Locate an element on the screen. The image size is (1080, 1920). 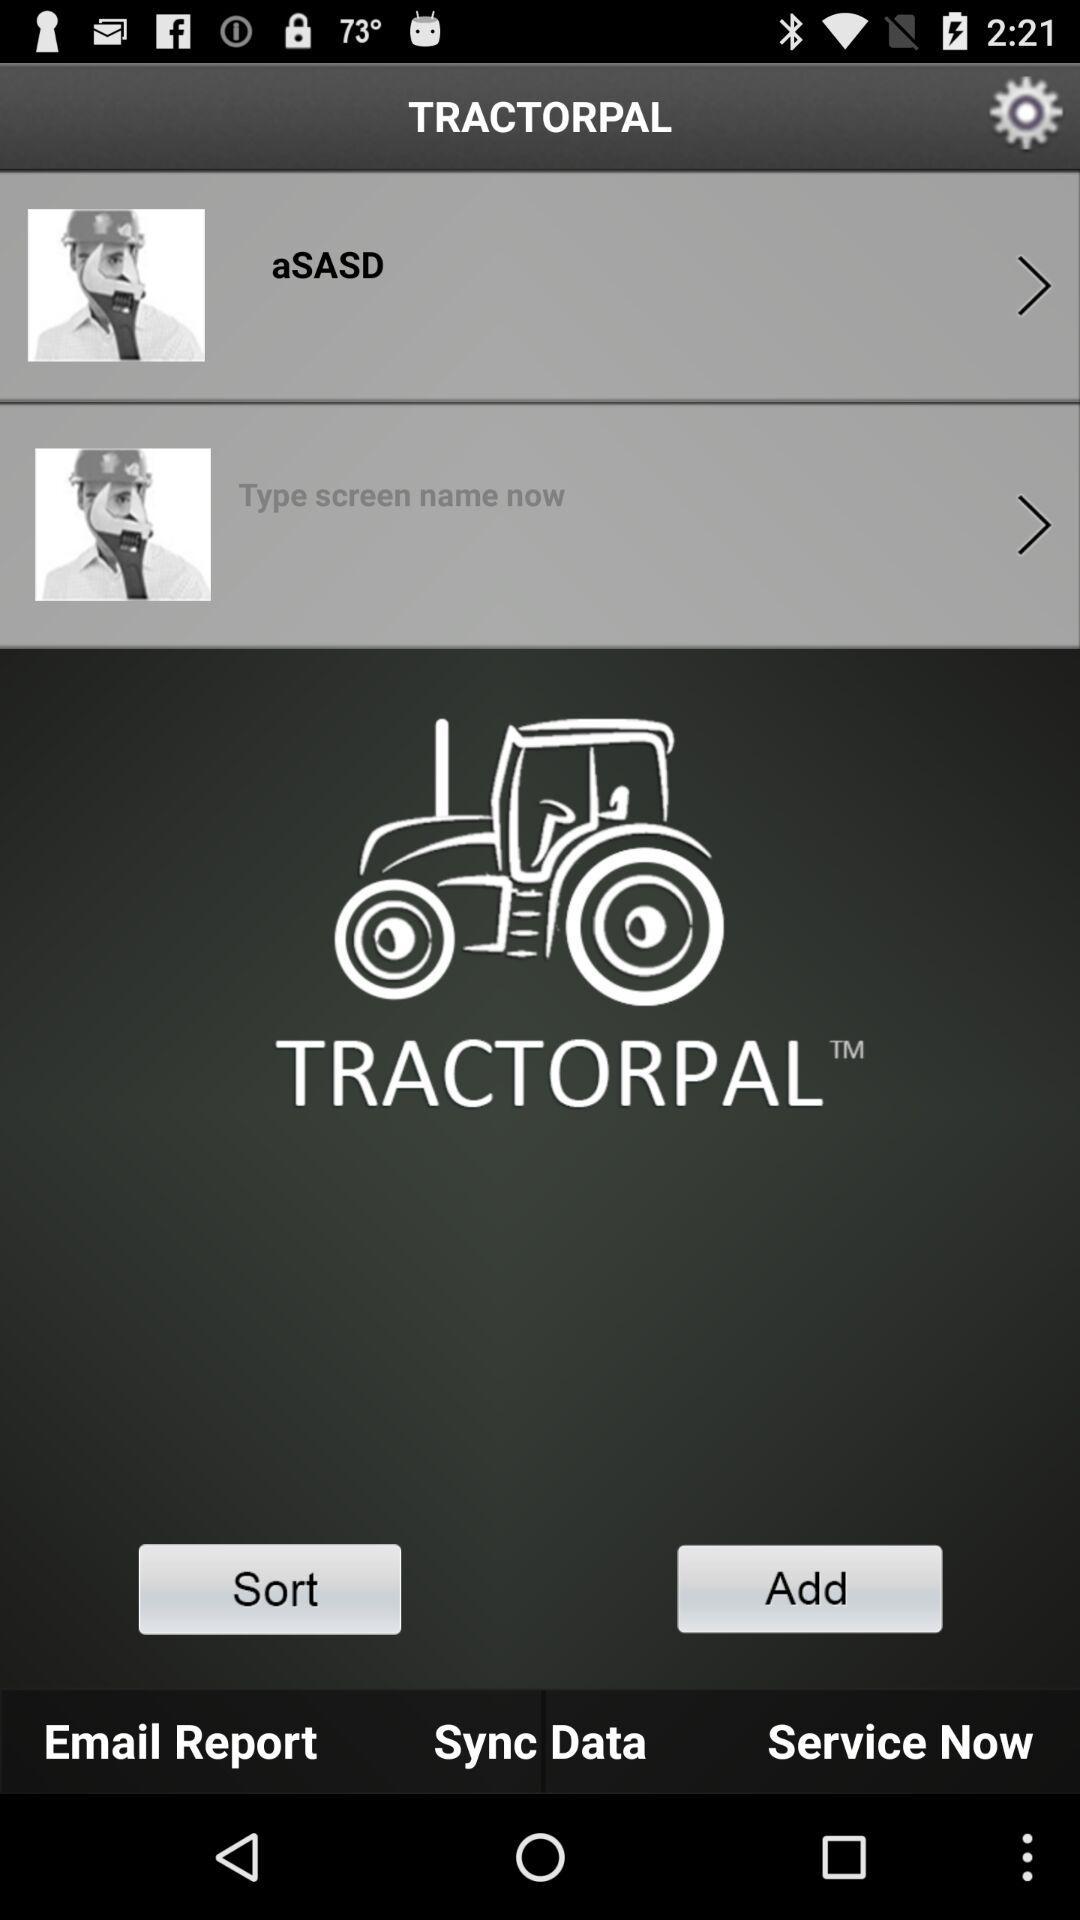
type screen name now is located at coordinates (401, 500).